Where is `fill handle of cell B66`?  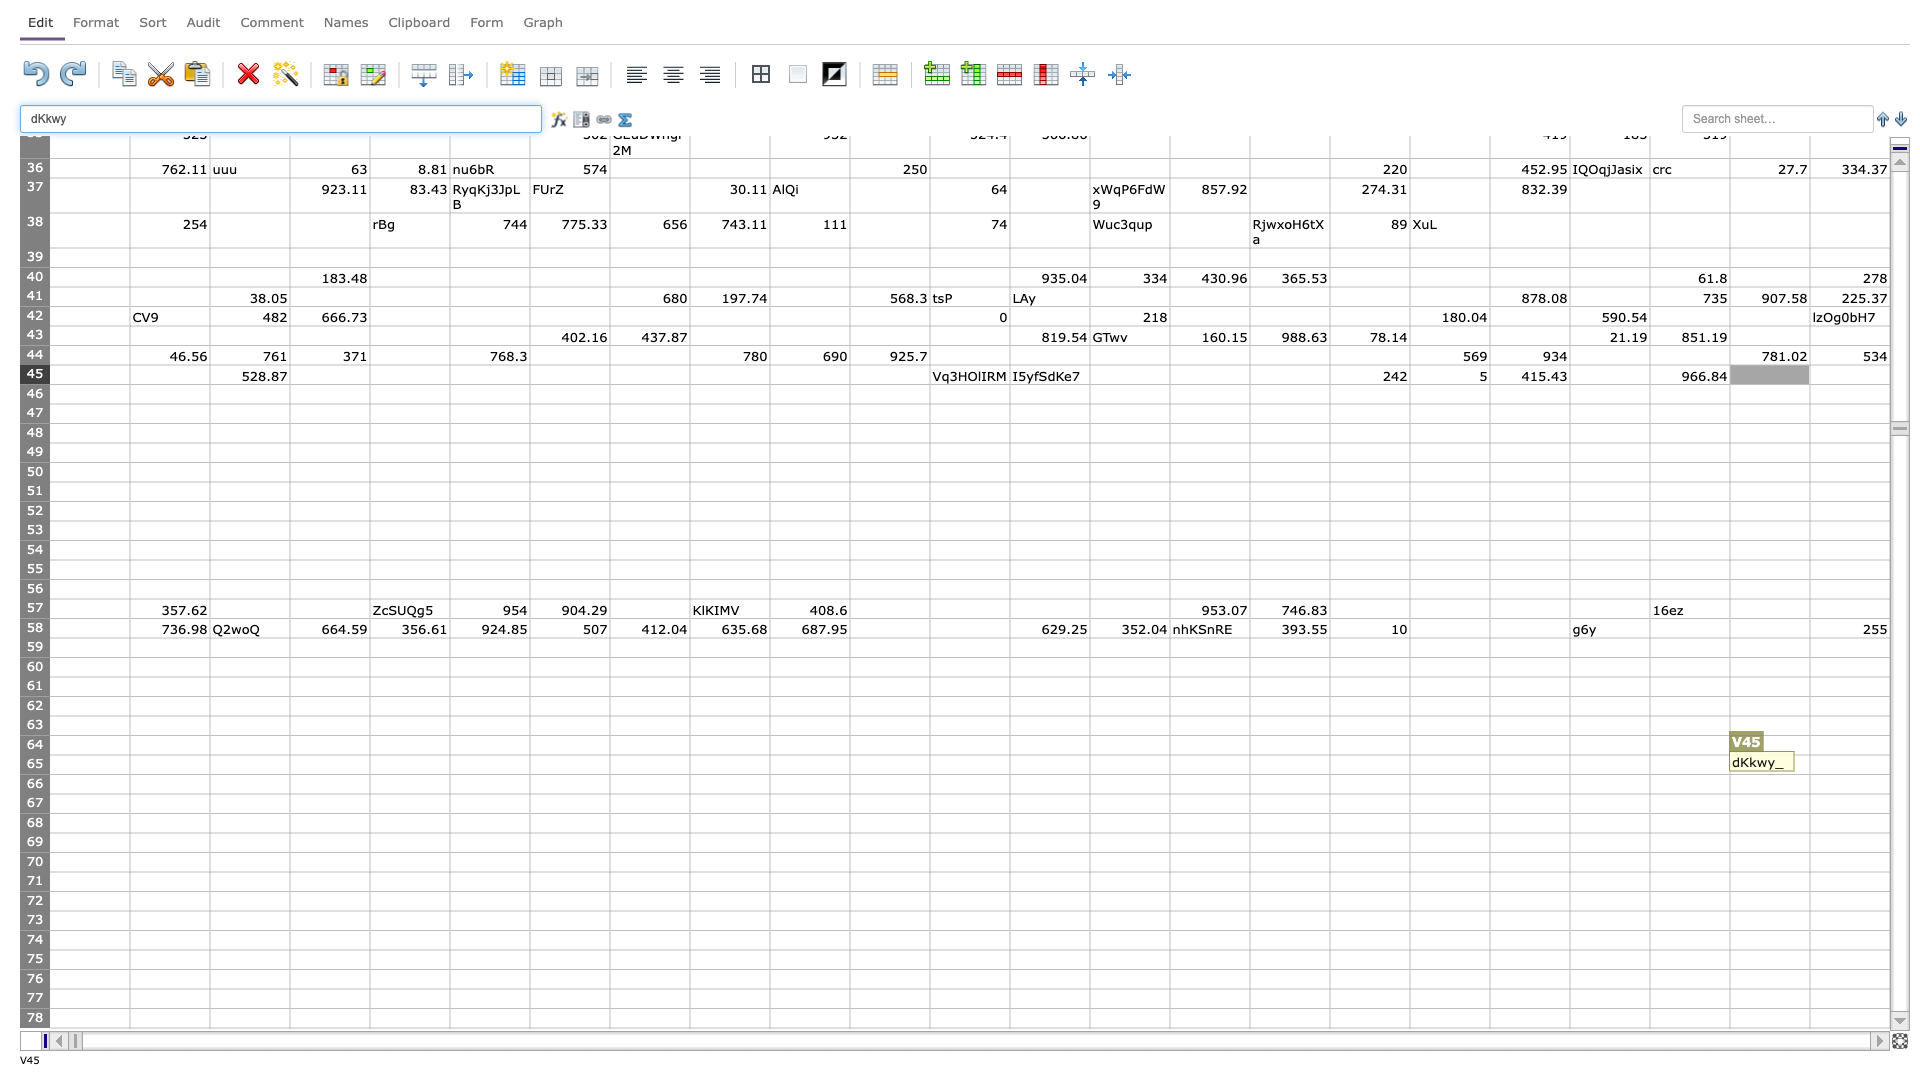
fill handle of cell B66 is located at coordinates (210, 793).